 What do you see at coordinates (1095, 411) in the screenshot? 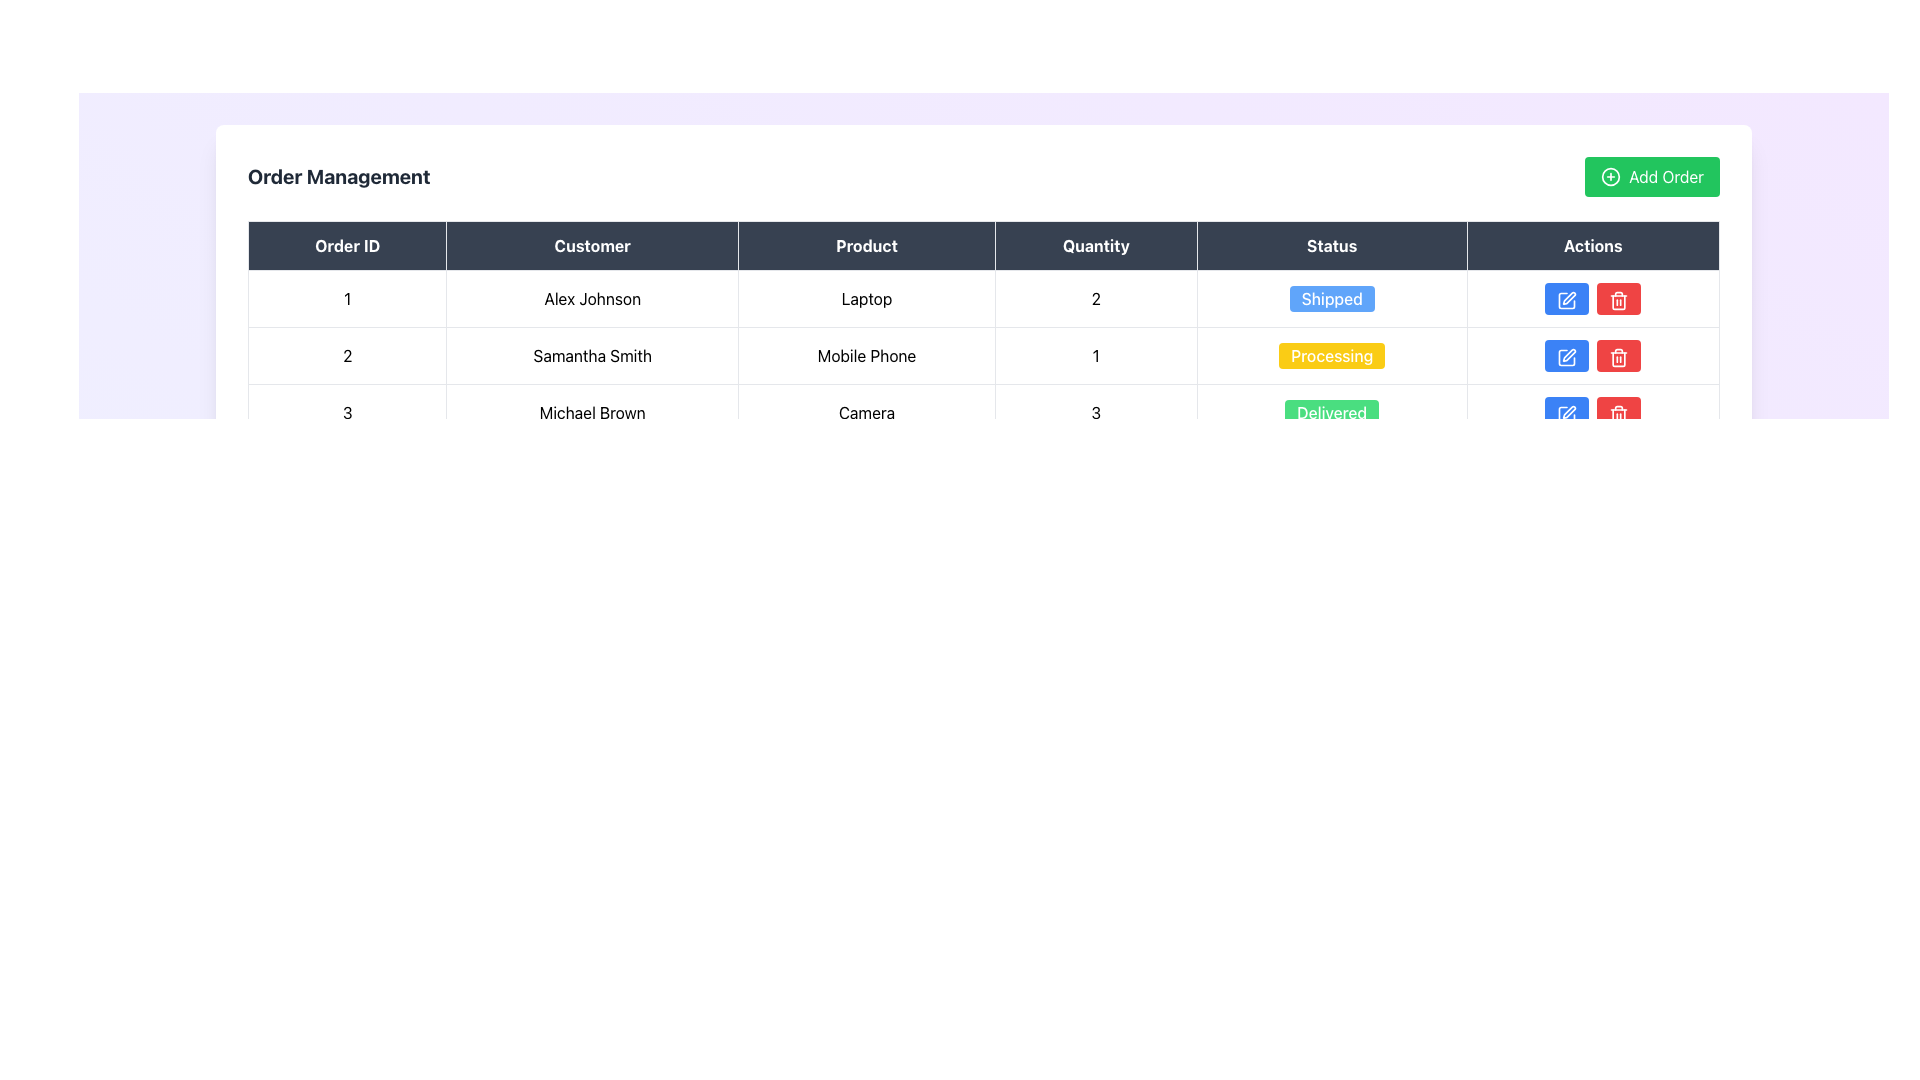
I see `the numeric text '3' located in the 'Quantity' column of the third row in the table, which is styled as a table cell and centrally aligned` at bounding box center [1095, 411].